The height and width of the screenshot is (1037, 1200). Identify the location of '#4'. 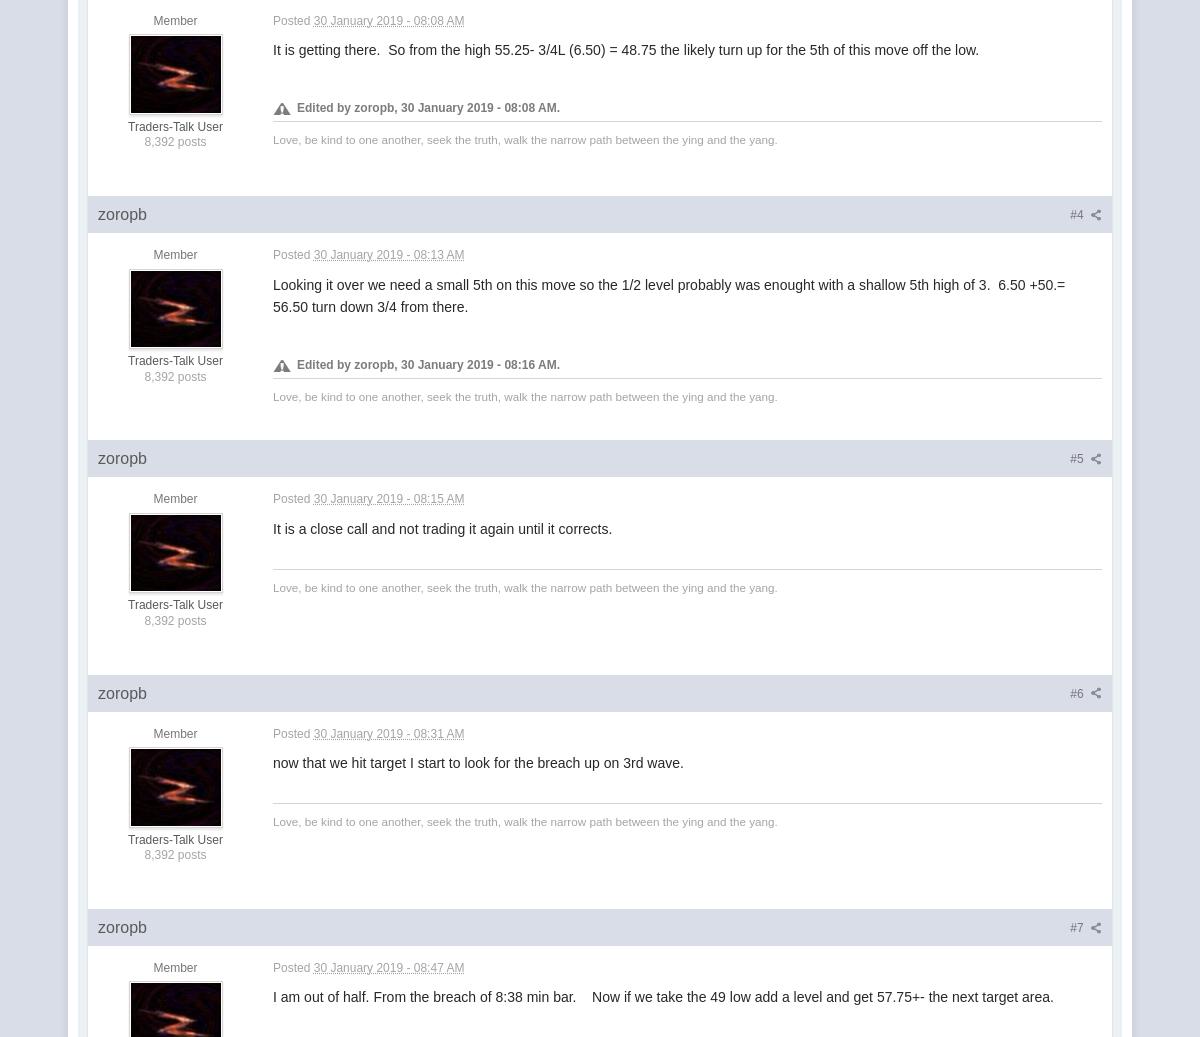
(1077, 213).